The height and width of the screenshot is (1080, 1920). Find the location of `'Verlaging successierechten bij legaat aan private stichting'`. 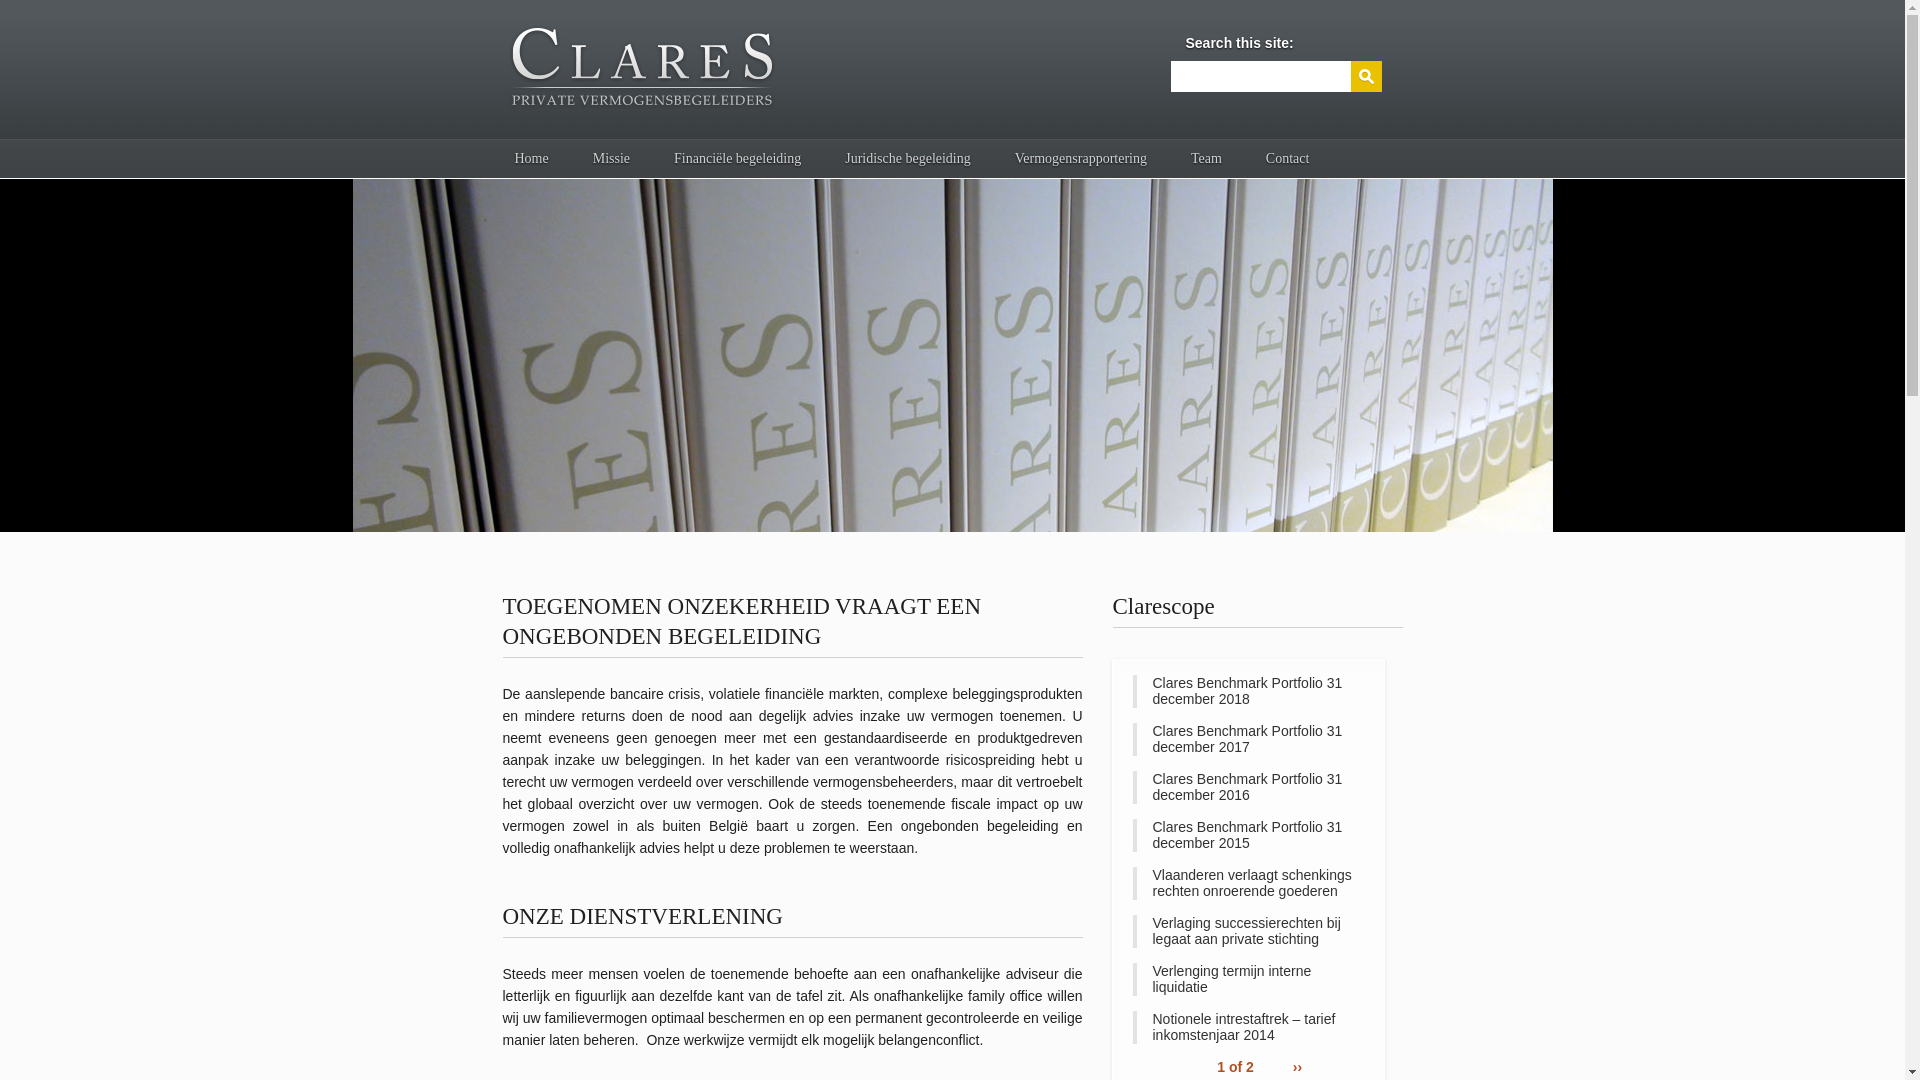

'Verlaging successierechten bij legaat aan private stichting' is located at coordinates (1246, 931).